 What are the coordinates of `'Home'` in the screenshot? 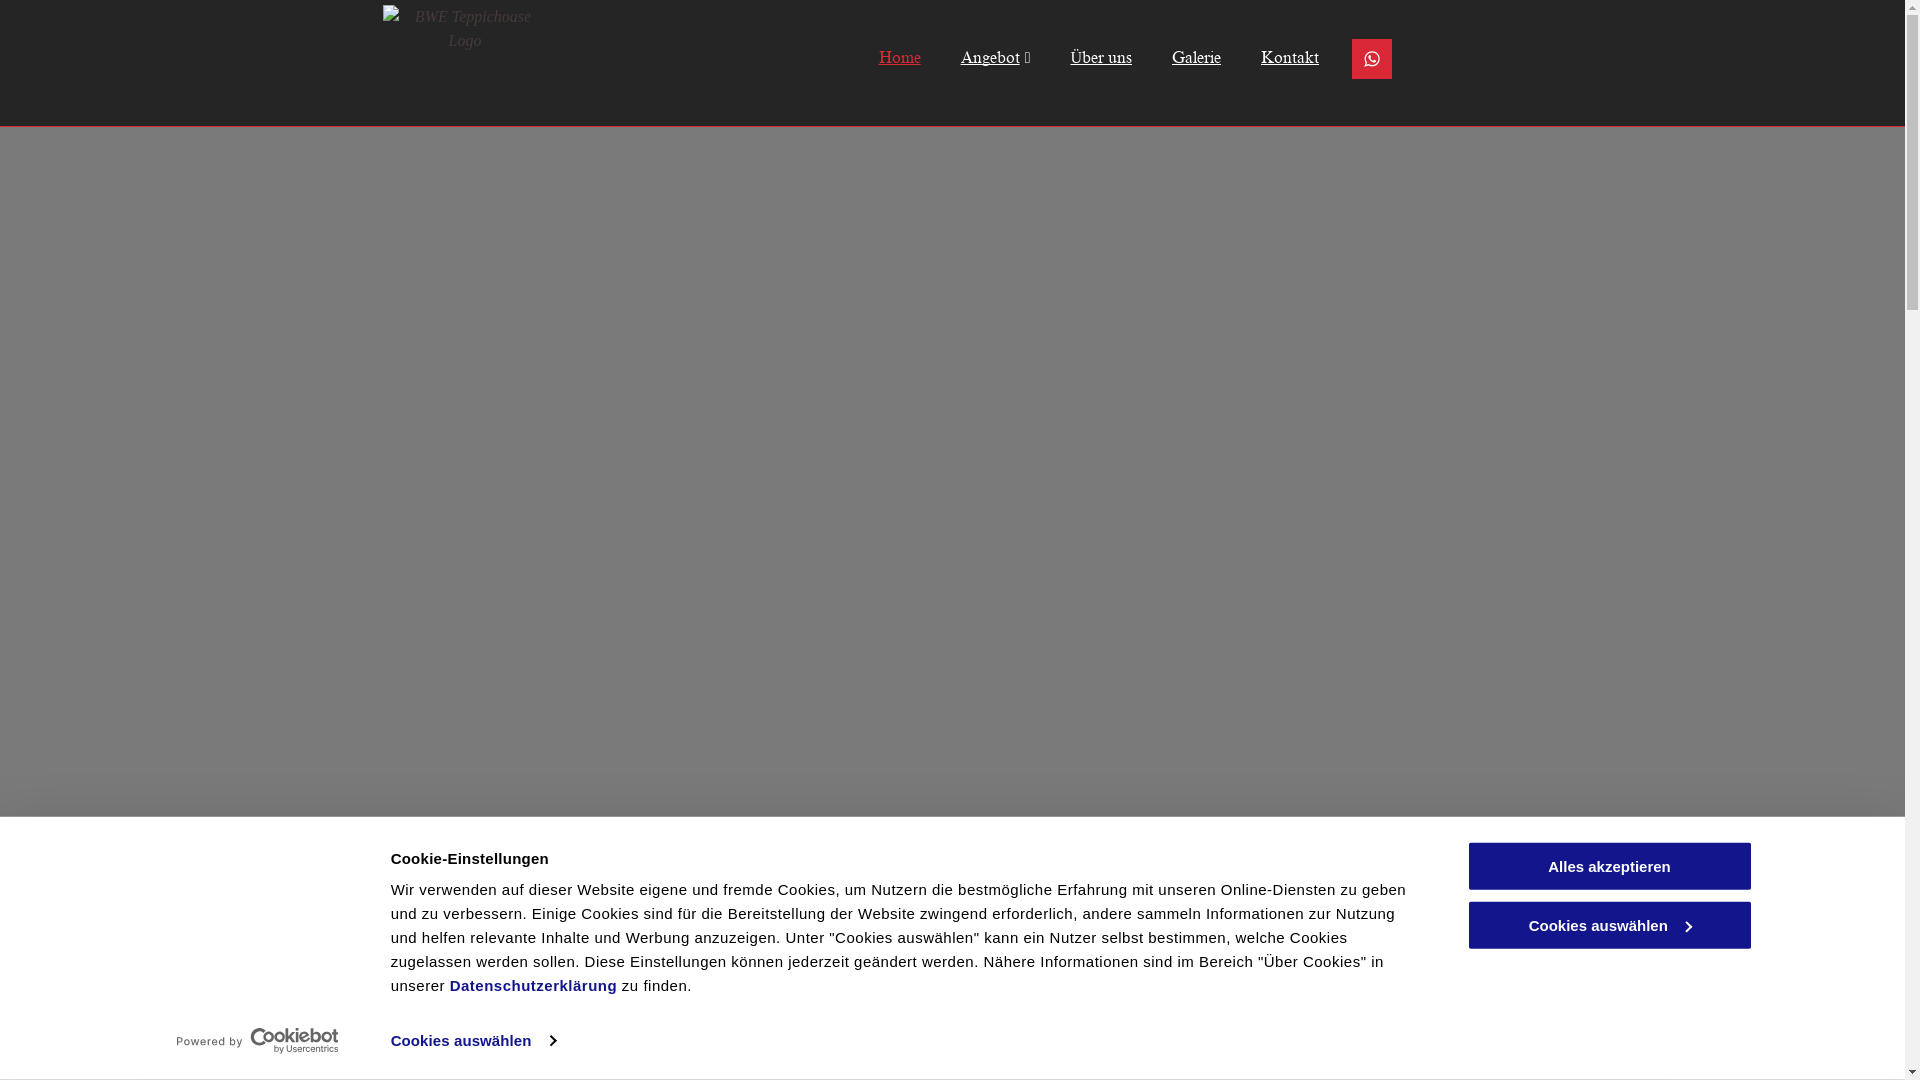 It's located at (839, 56).